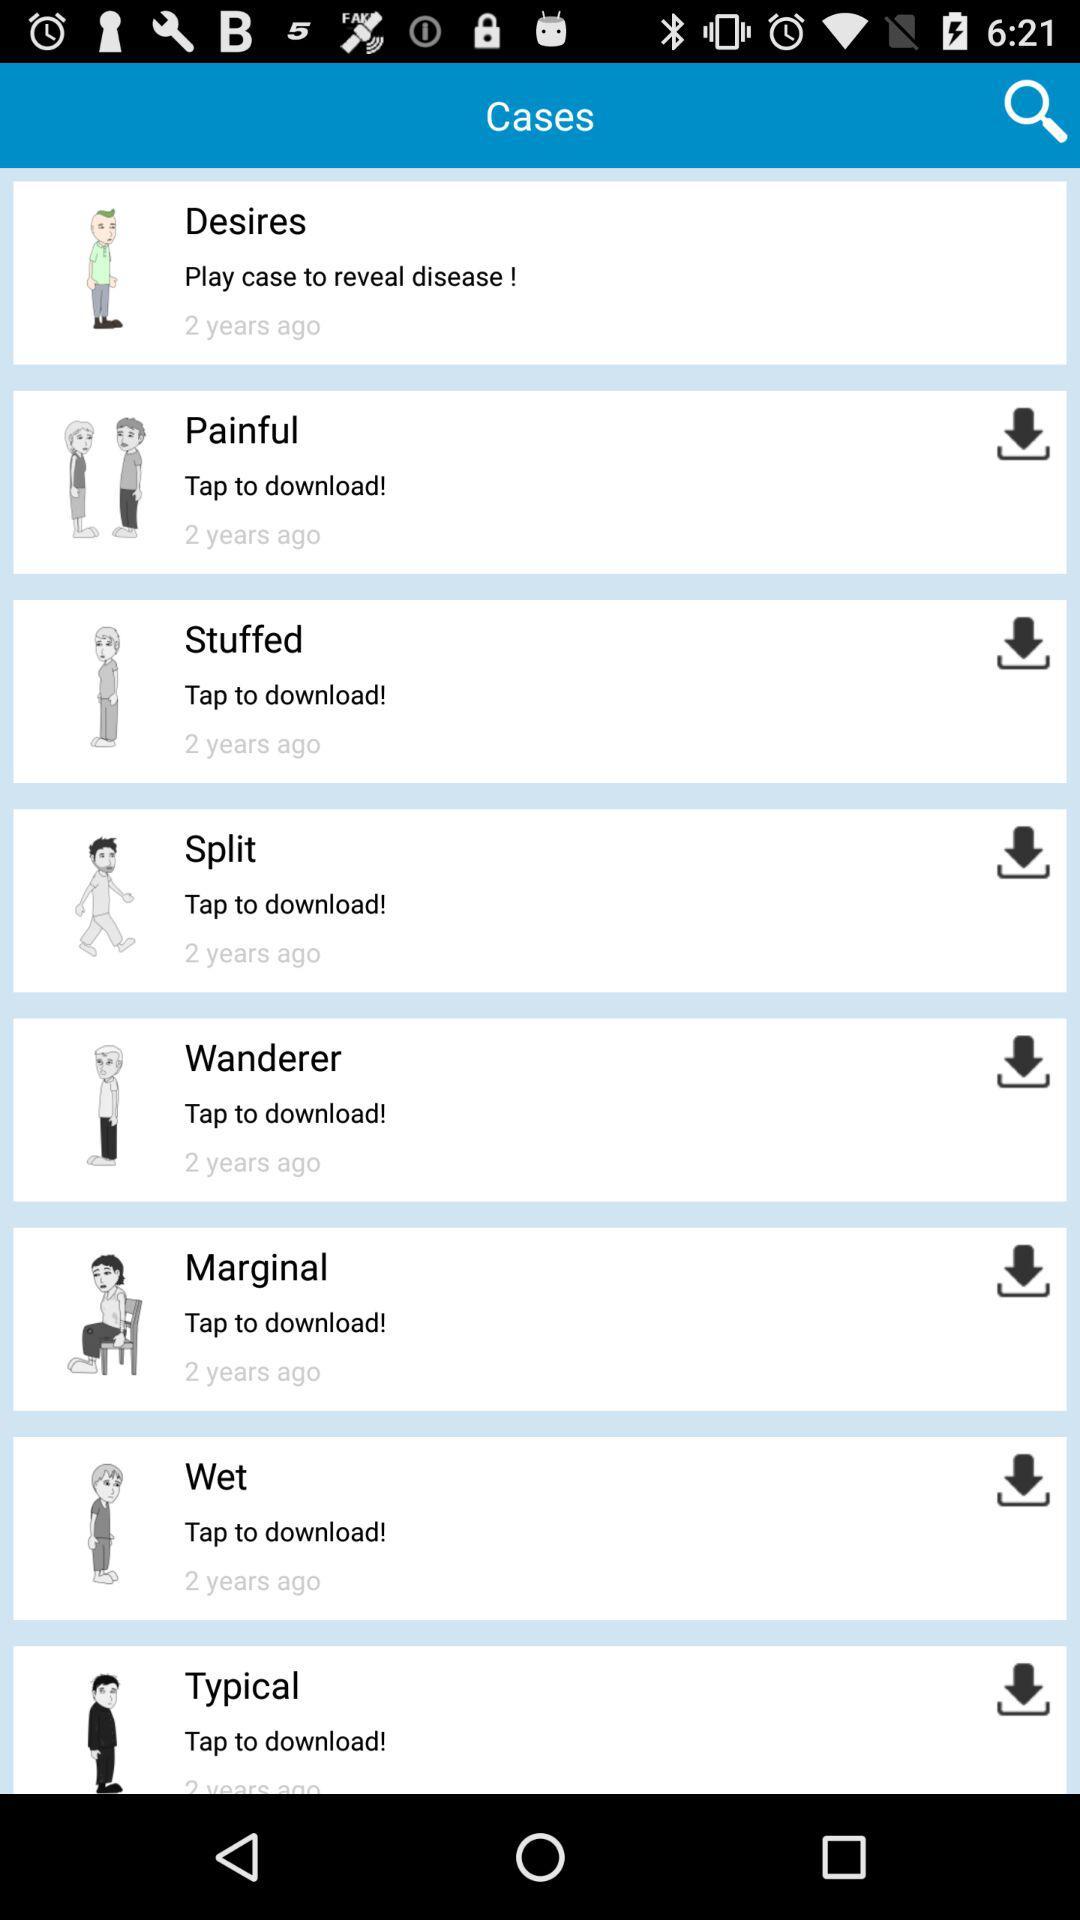 This screenshot has height=1920, width=1080. I want to click on marginal, so click(255, 1265).